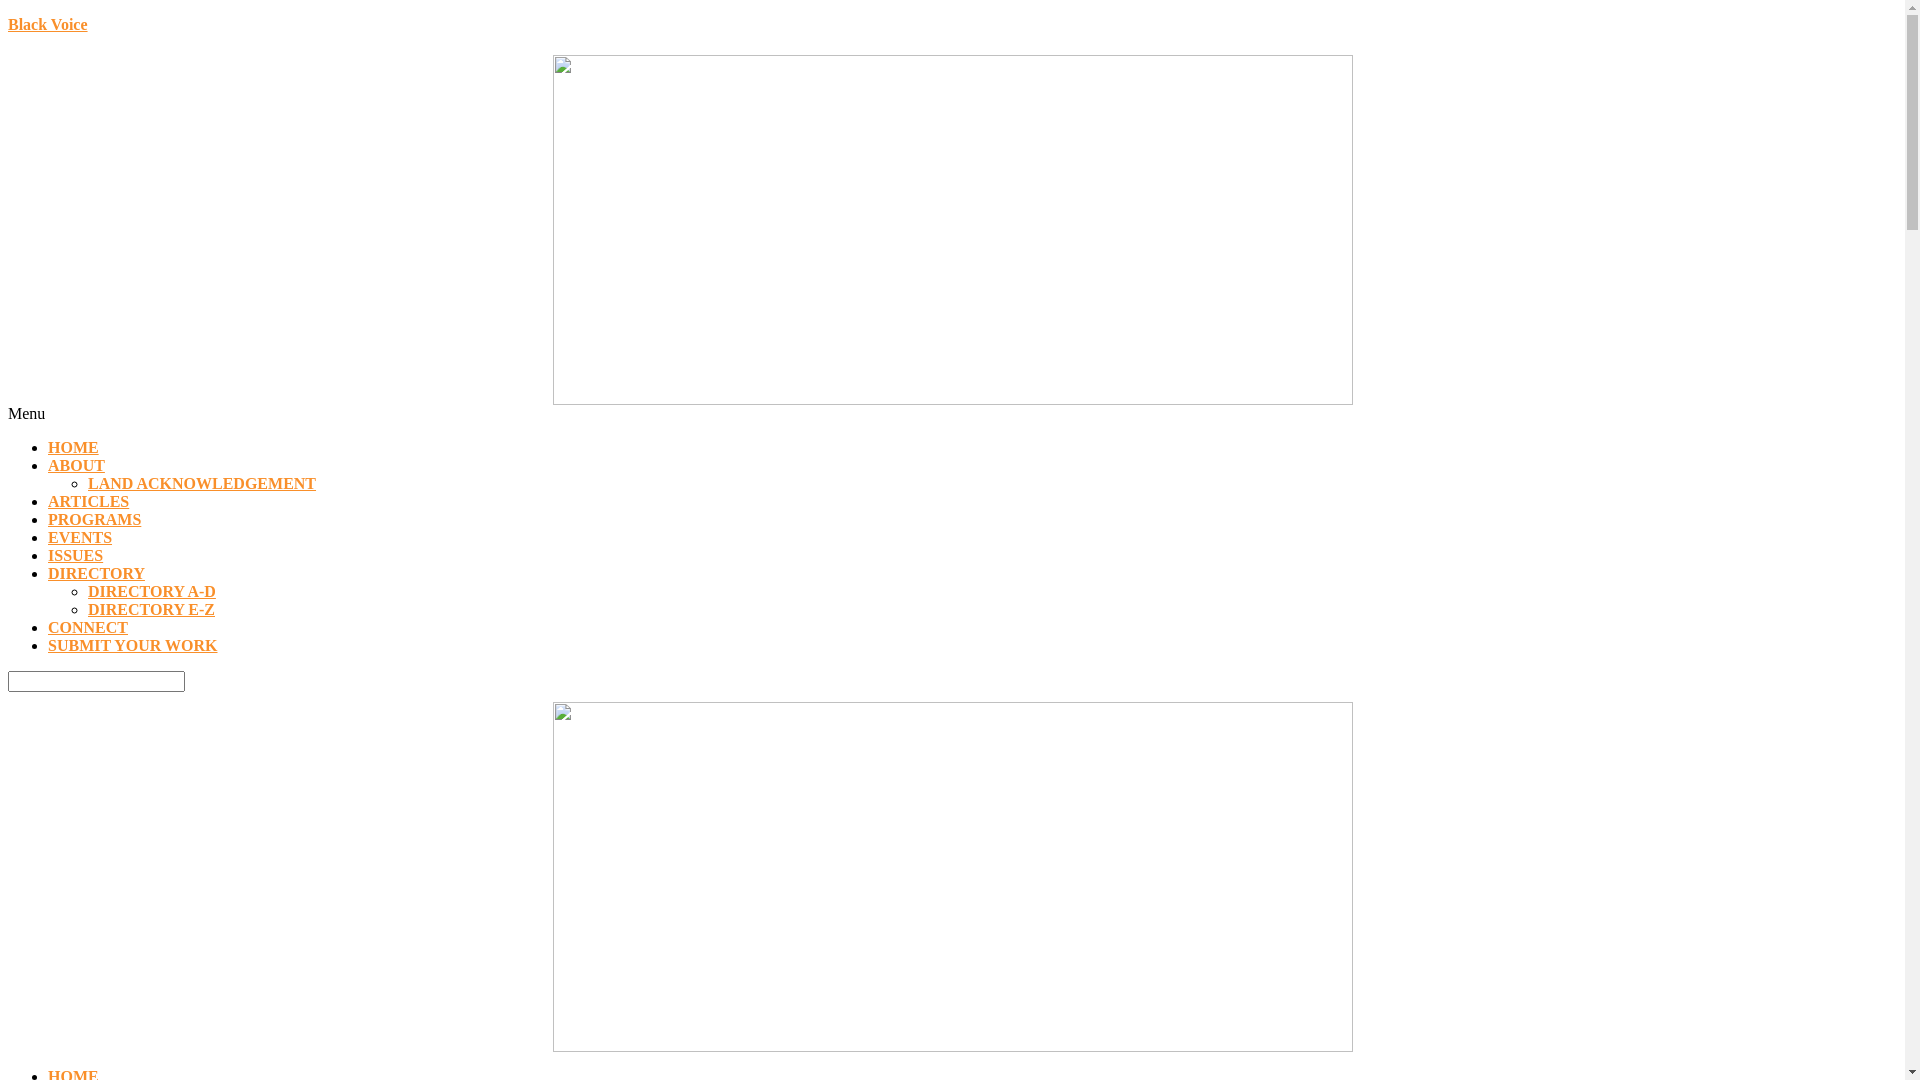  I want to click on 'PROGRAMS', so click(48, 518).